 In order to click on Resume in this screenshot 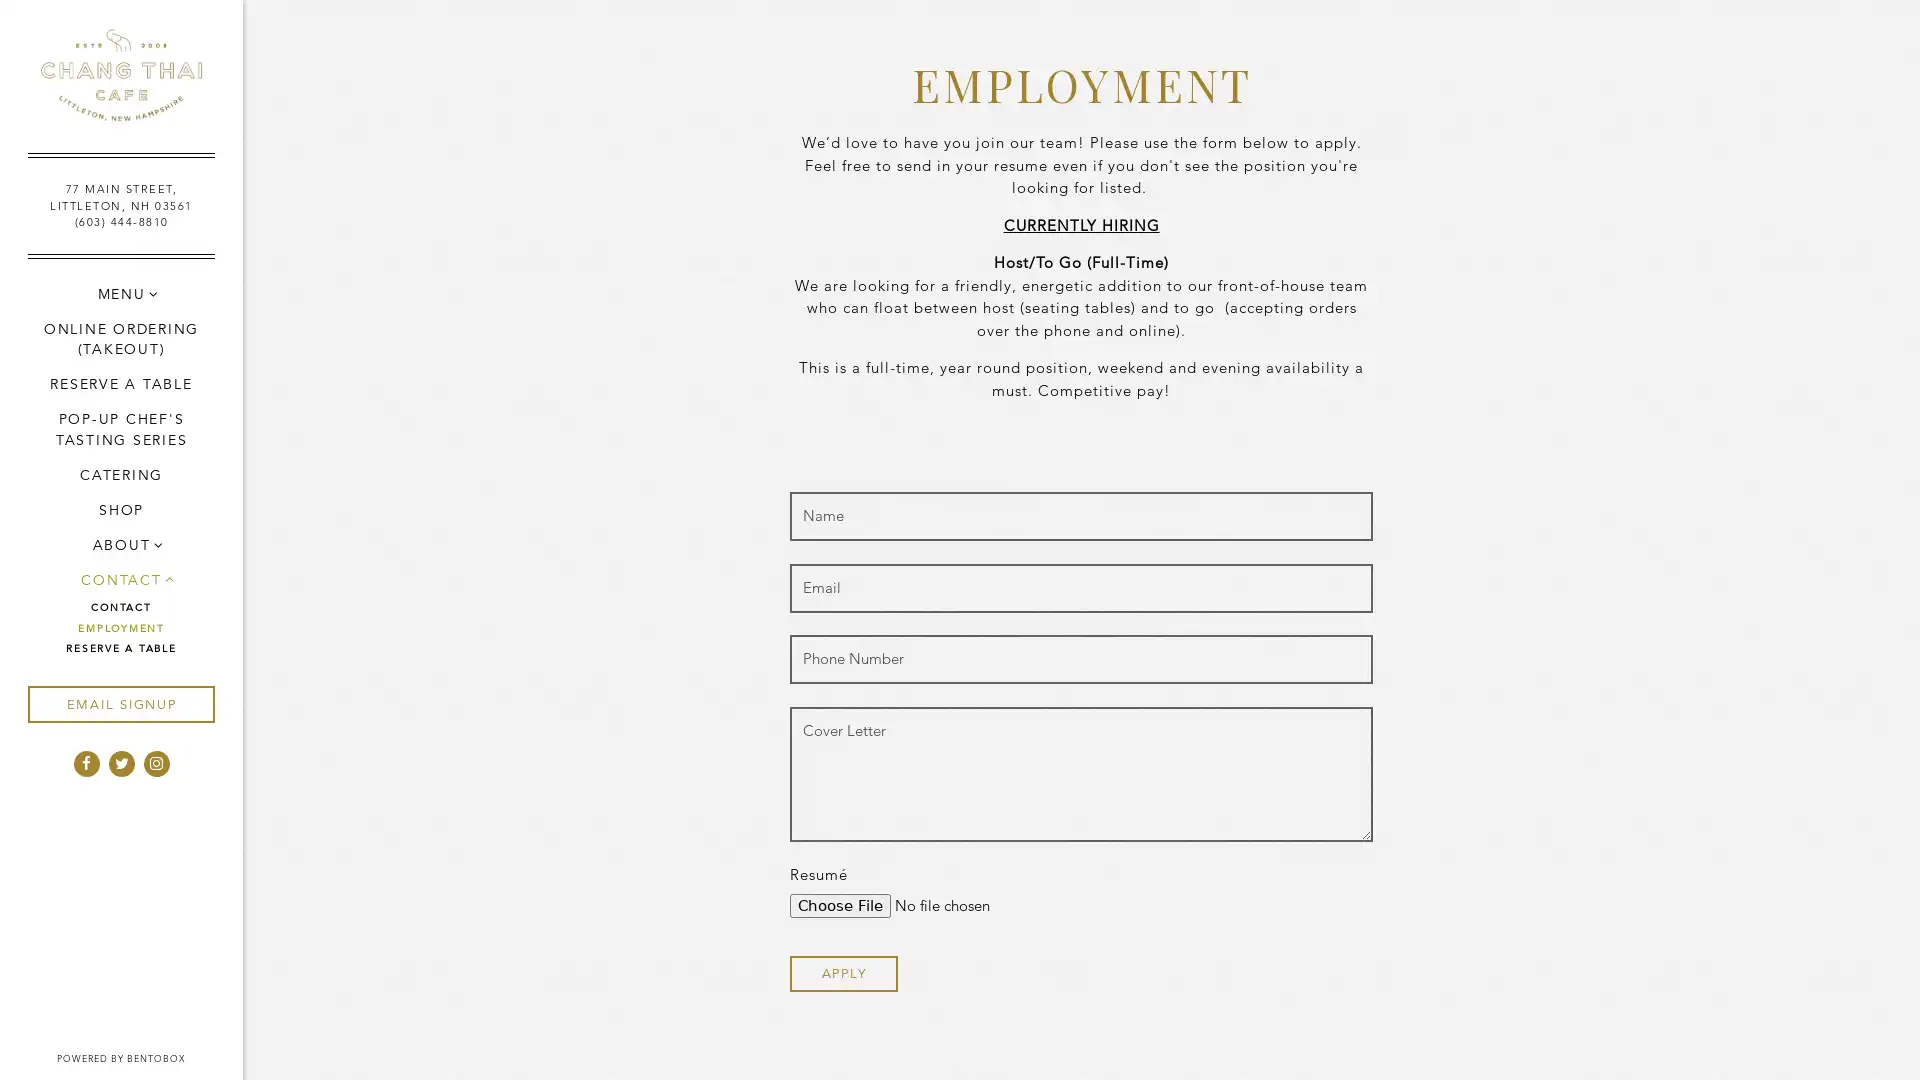, I will do `click(924, 906)`.